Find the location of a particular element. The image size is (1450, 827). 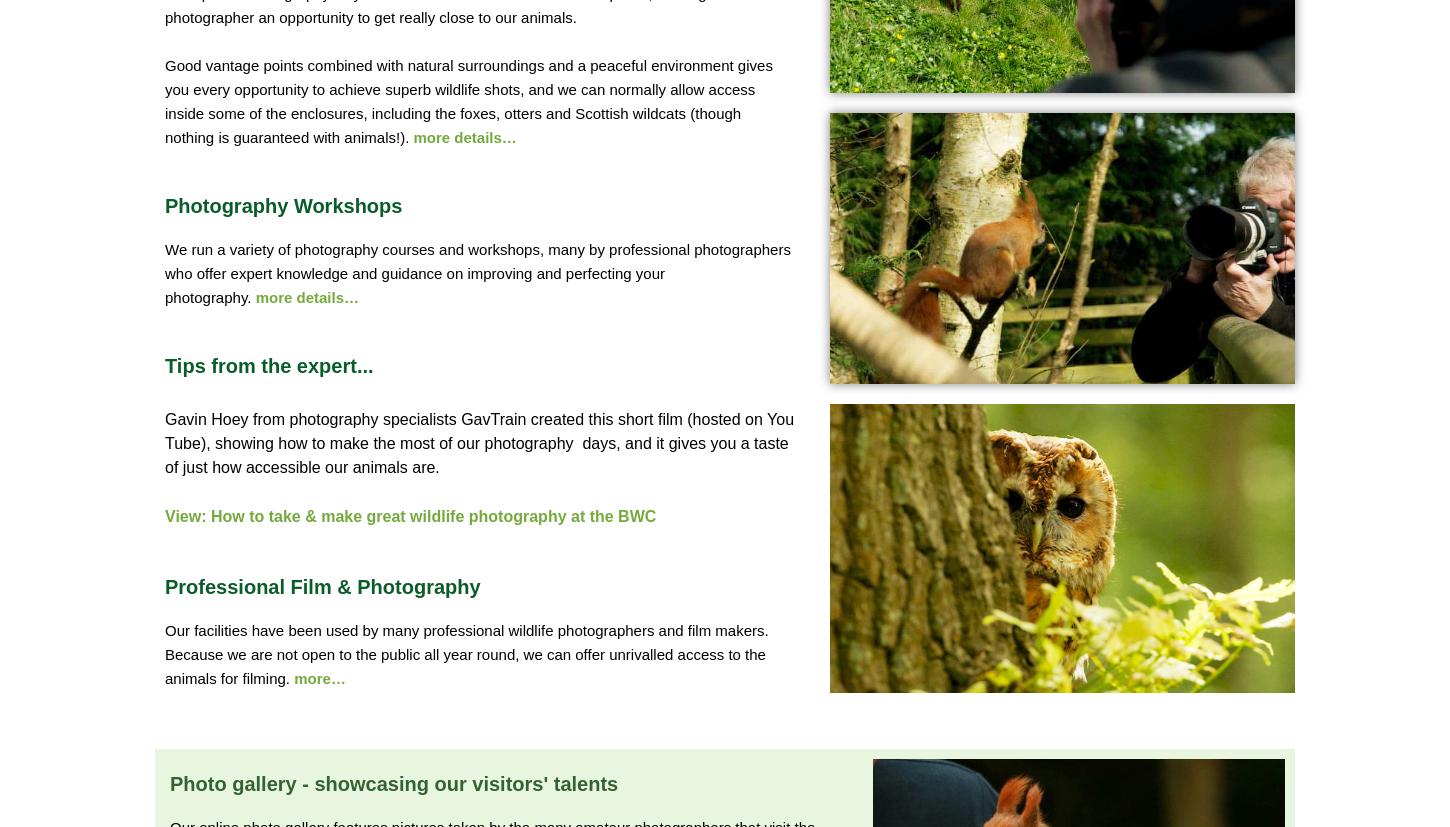

'View: How to take & make great wildlife photography at the BWC' is located at coordinates (409, 516).